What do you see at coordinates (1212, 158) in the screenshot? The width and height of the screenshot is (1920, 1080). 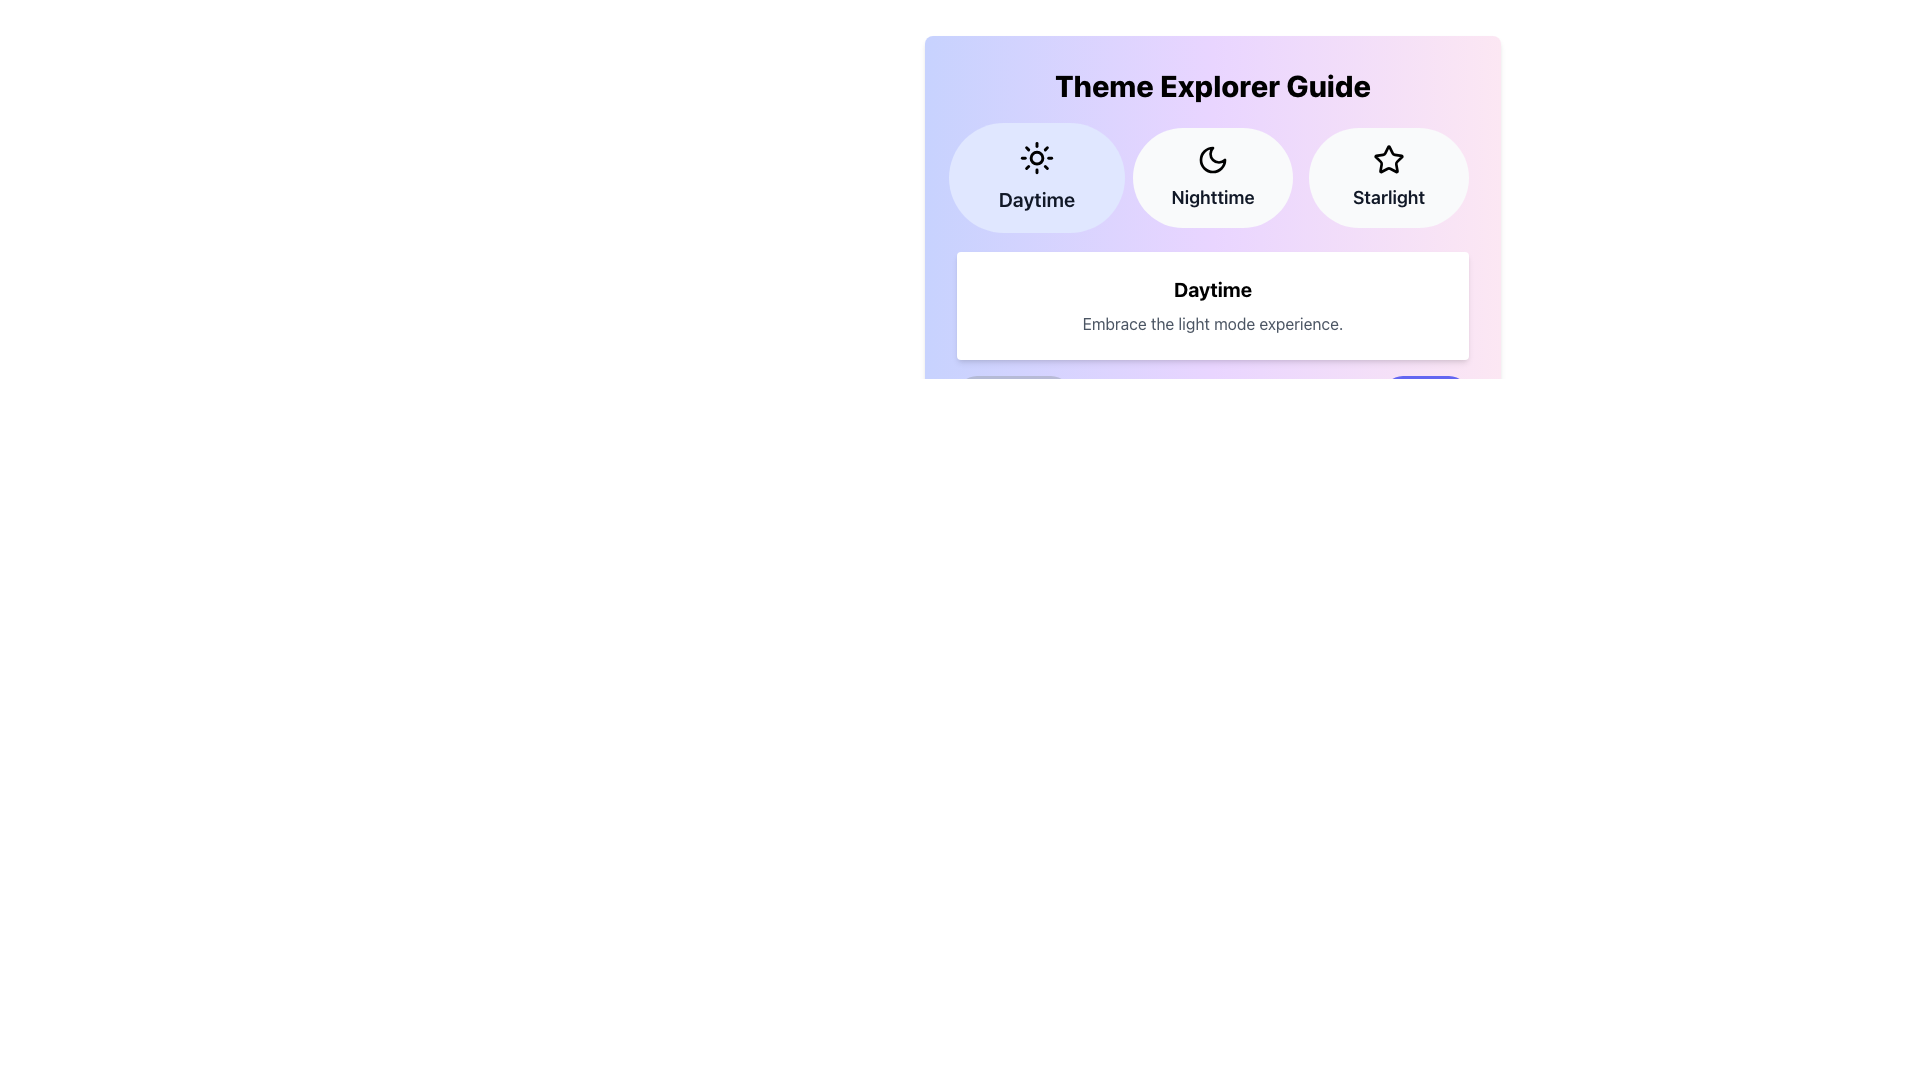 I see `the crescent moon icon in the theme selector` at bounding box center [1212, 158].